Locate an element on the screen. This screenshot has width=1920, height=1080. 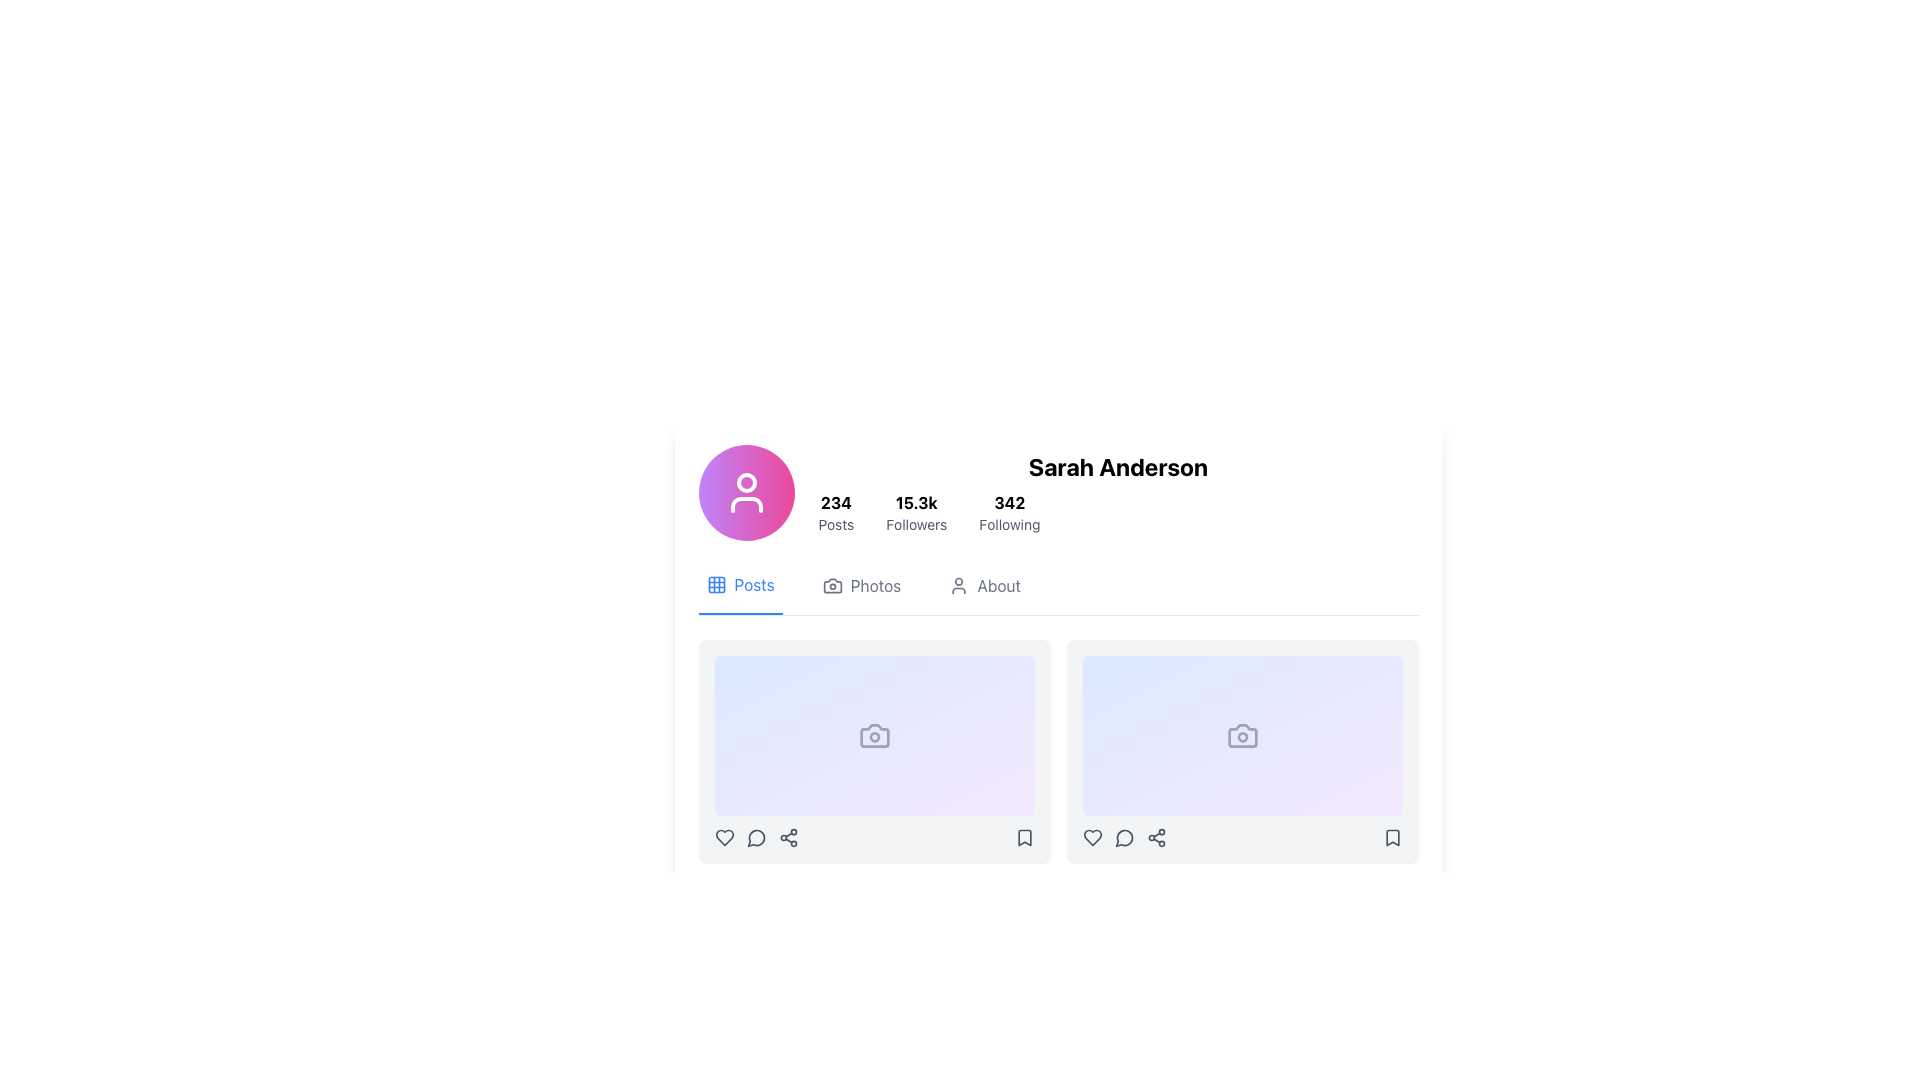
the comment icon button located at the bottom right of the content card is located at coordinates (1124, 837).